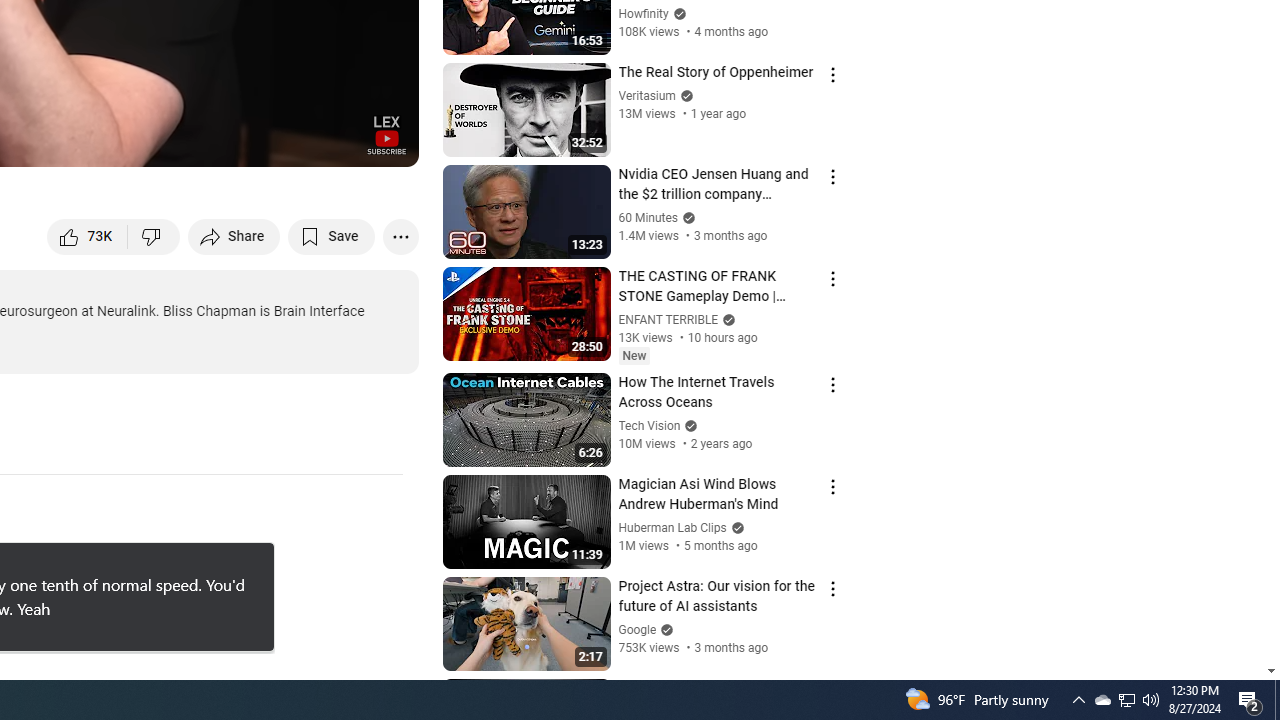 The width and height of the screenshot is (1280, 720). I want to click on 'More actions', so click(400, 235).